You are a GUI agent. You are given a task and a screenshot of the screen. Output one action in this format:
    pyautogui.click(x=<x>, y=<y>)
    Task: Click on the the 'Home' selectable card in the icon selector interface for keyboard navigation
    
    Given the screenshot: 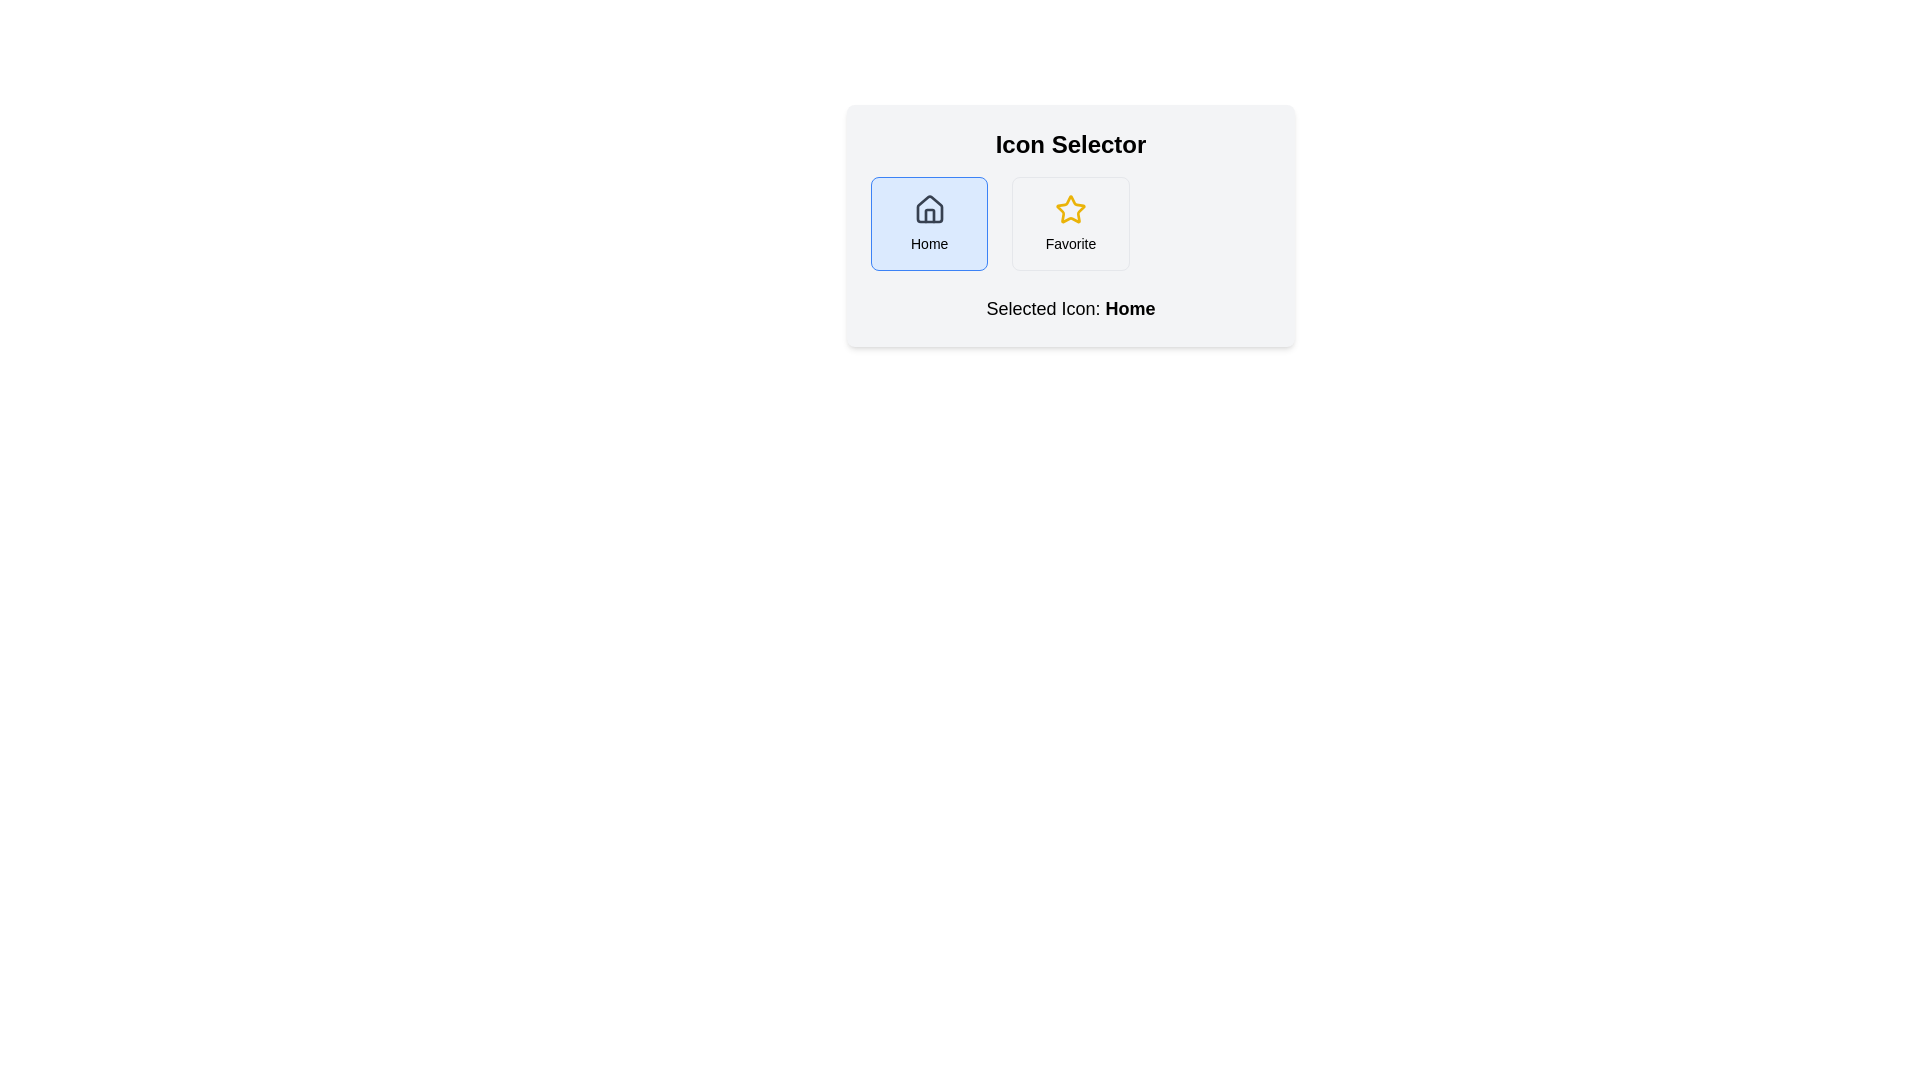 What is the action you would take?
    pyautogui.click(x=928, y=223)
    